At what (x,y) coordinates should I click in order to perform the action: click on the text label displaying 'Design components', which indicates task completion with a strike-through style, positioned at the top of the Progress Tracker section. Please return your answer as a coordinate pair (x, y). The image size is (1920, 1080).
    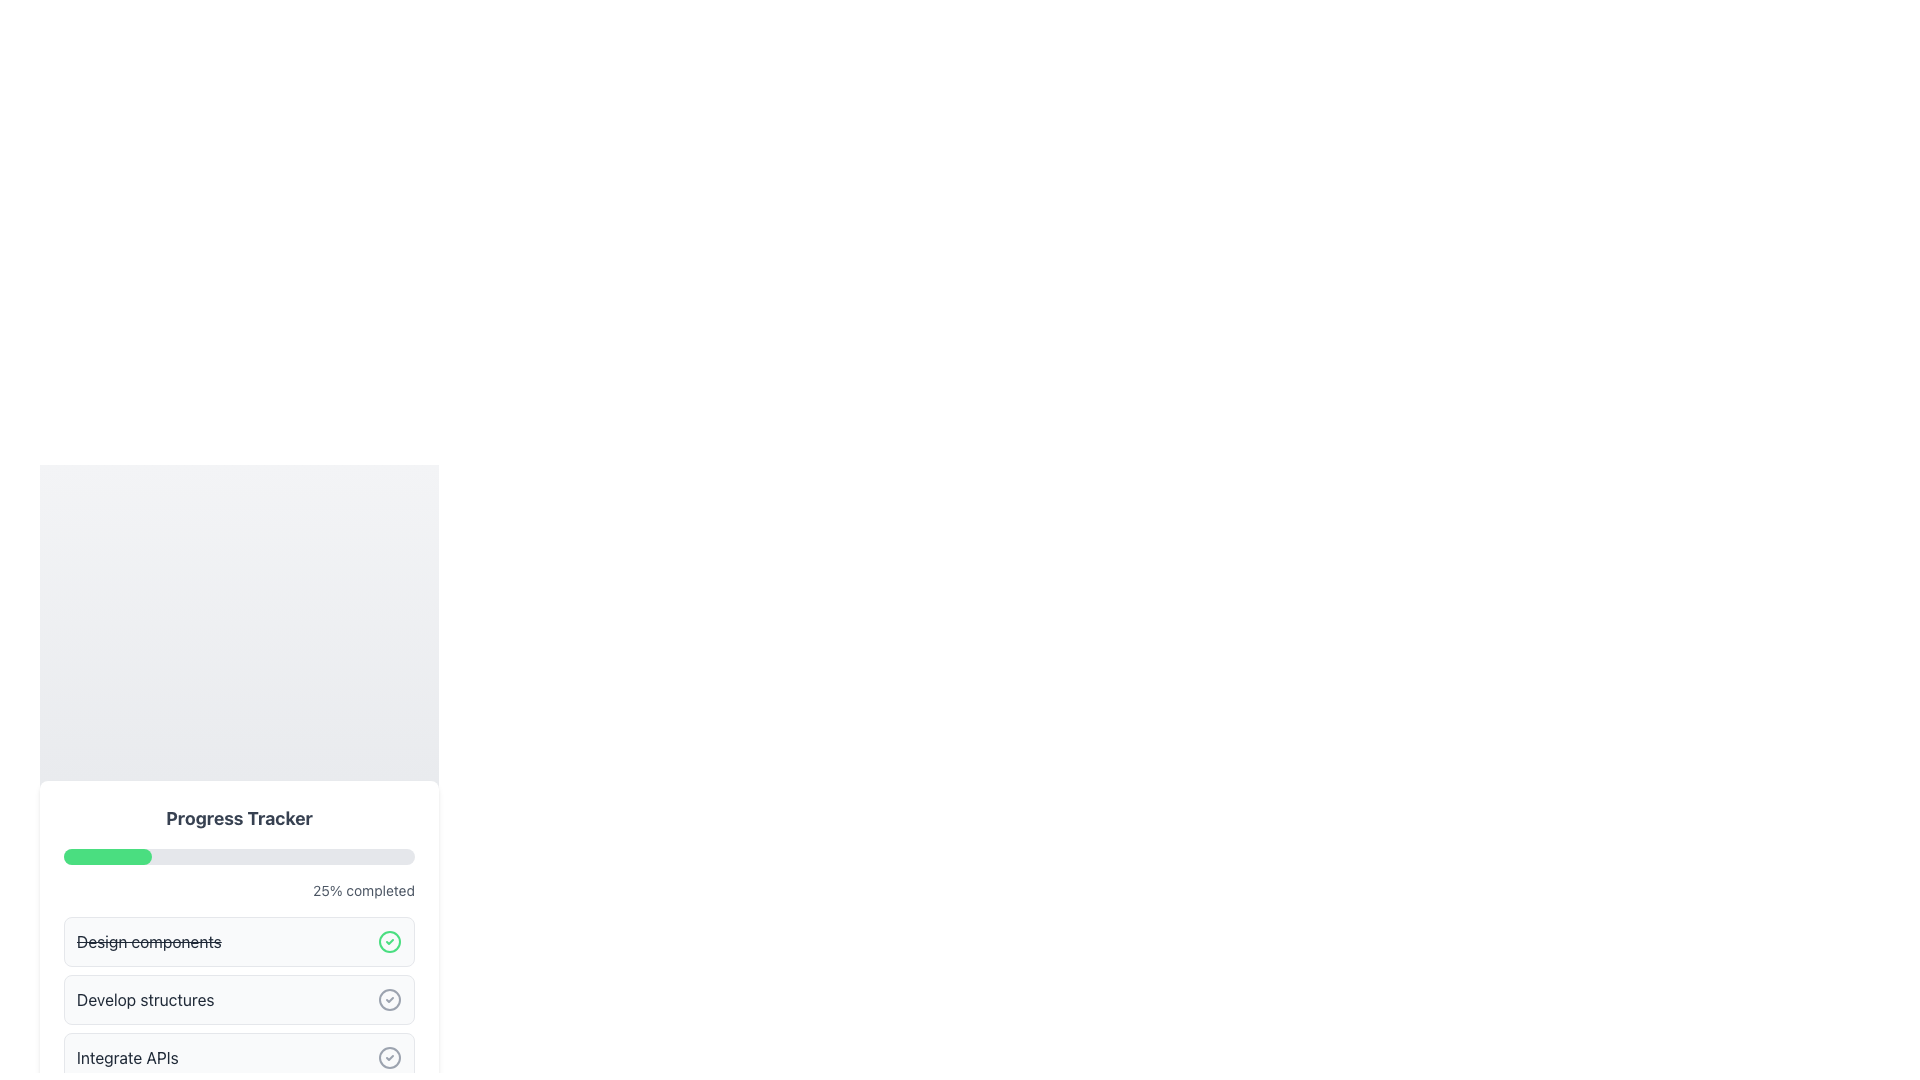
    Looking at the image, I should click on (148, 941).